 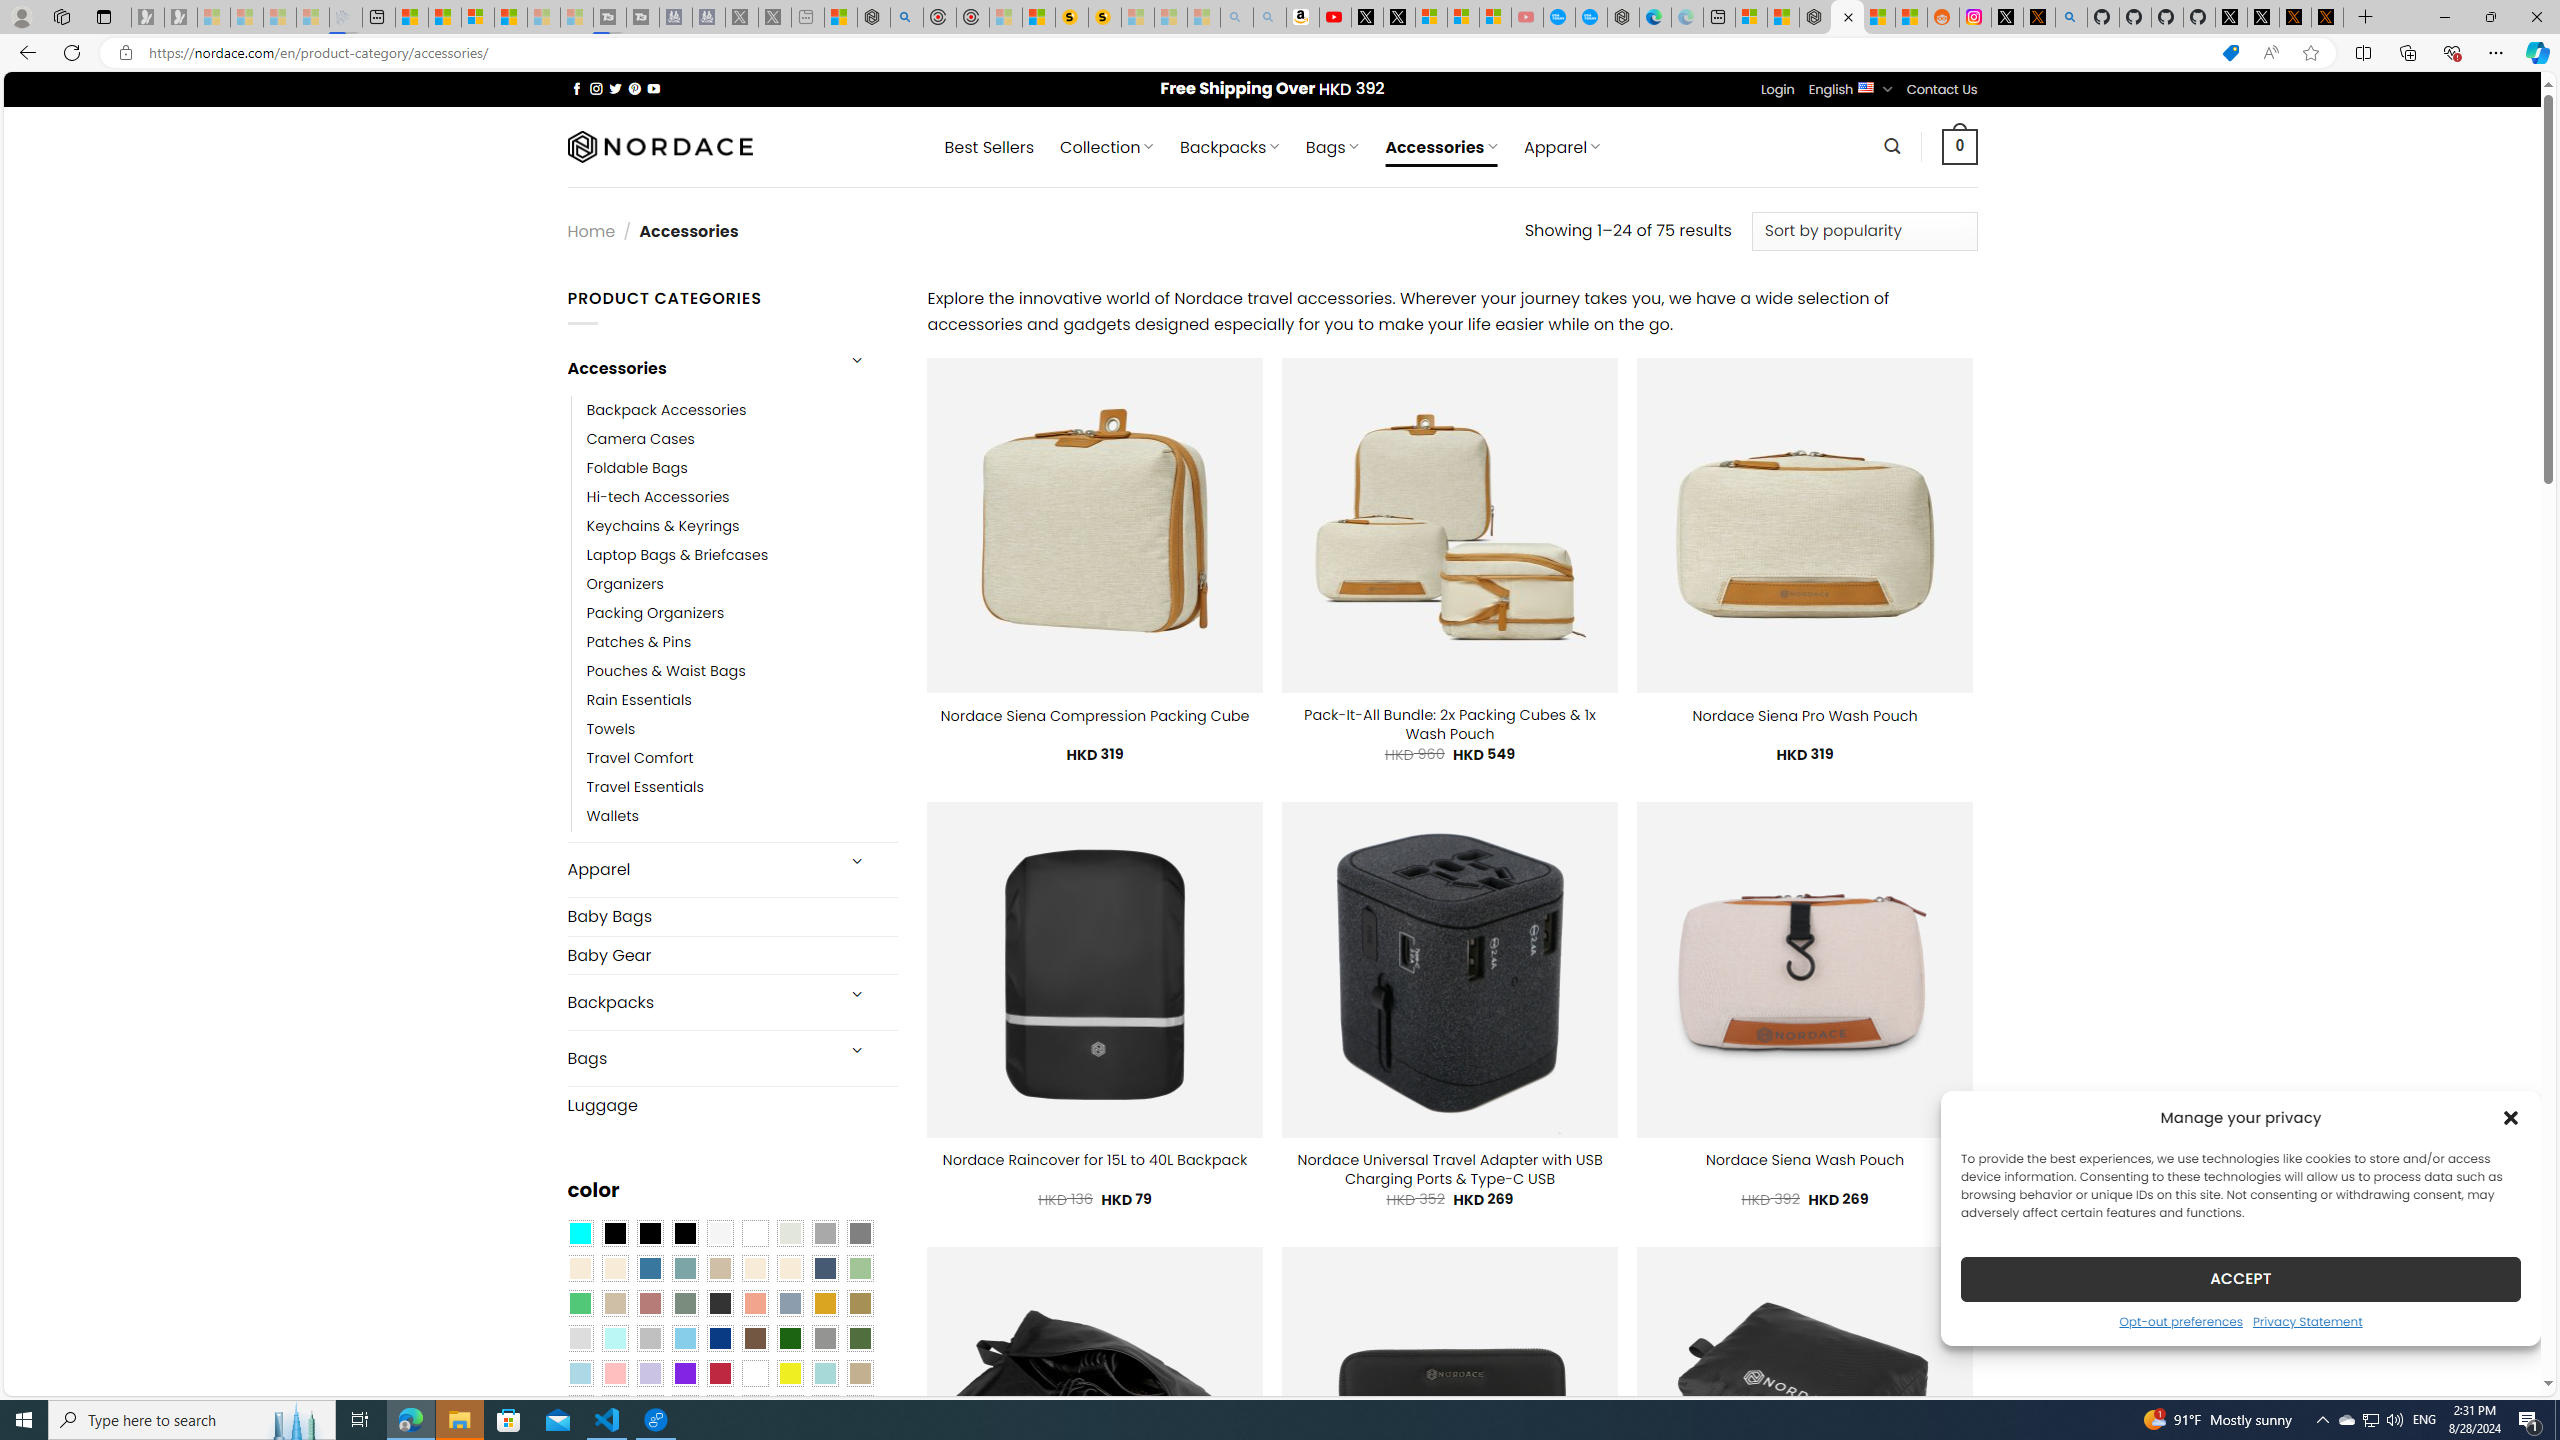 What do you see at coordinates (860, 1233) in the screenshot?
I see `'All Gray'` at bounding box center [860, 1233].